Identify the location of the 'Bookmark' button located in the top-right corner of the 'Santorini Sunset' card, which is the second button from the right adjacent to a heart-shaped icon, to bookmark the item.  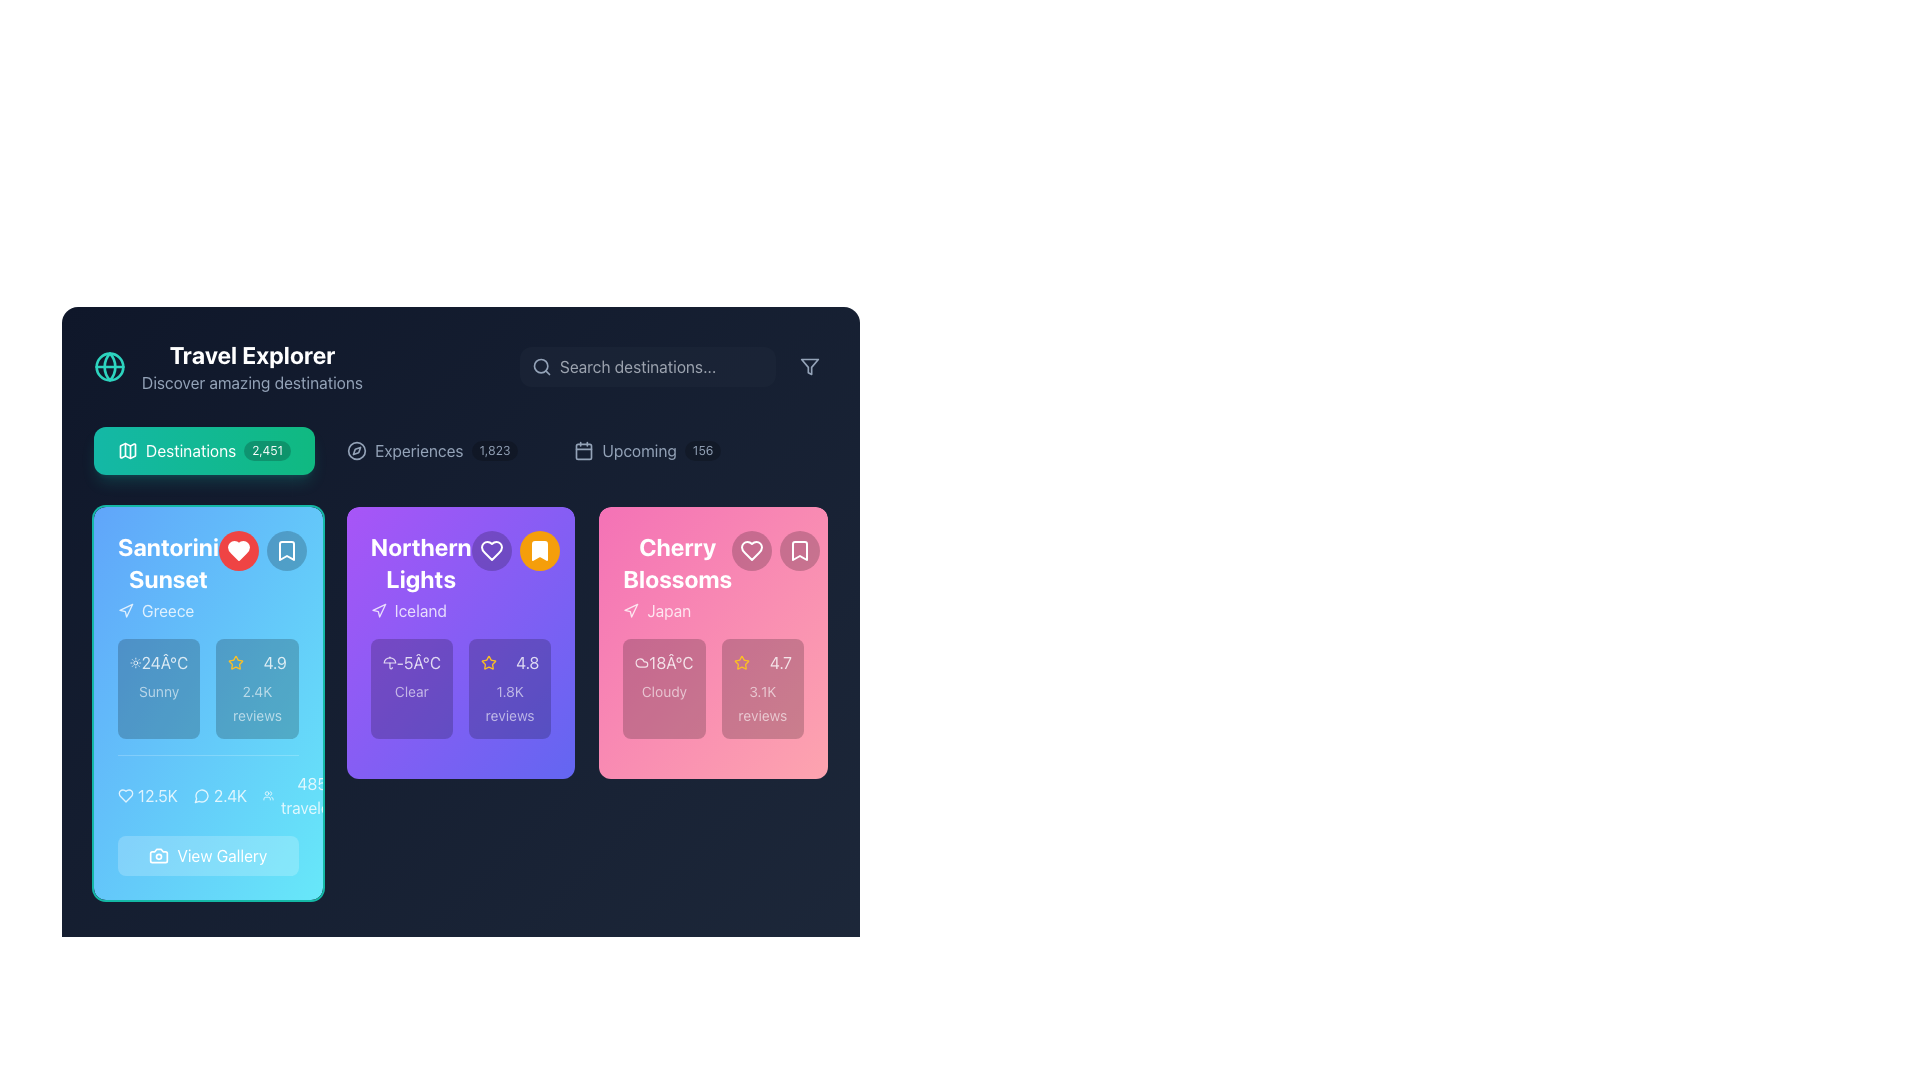
(285, 551).